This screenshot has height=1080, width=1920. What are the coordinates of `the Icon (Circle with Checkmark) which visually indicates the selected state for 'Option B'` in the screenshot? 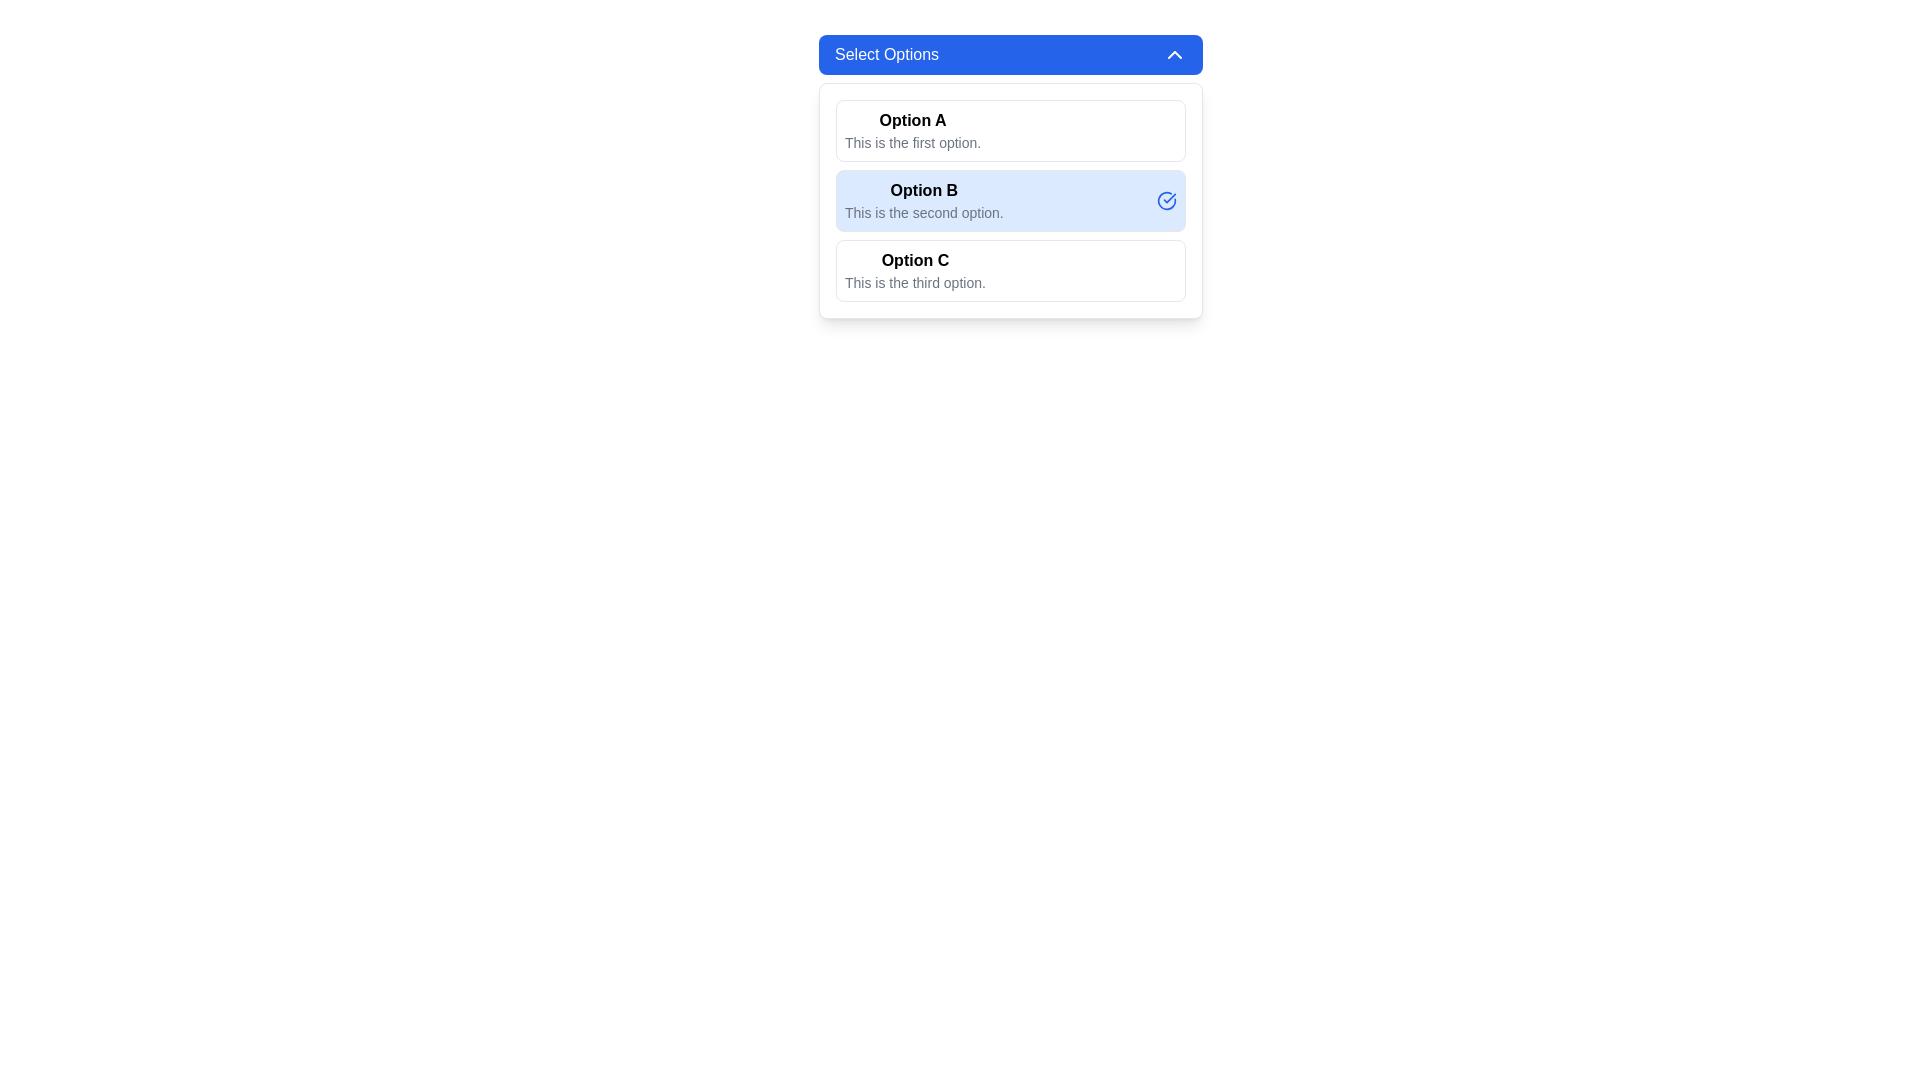 It's located at (1166, 200).